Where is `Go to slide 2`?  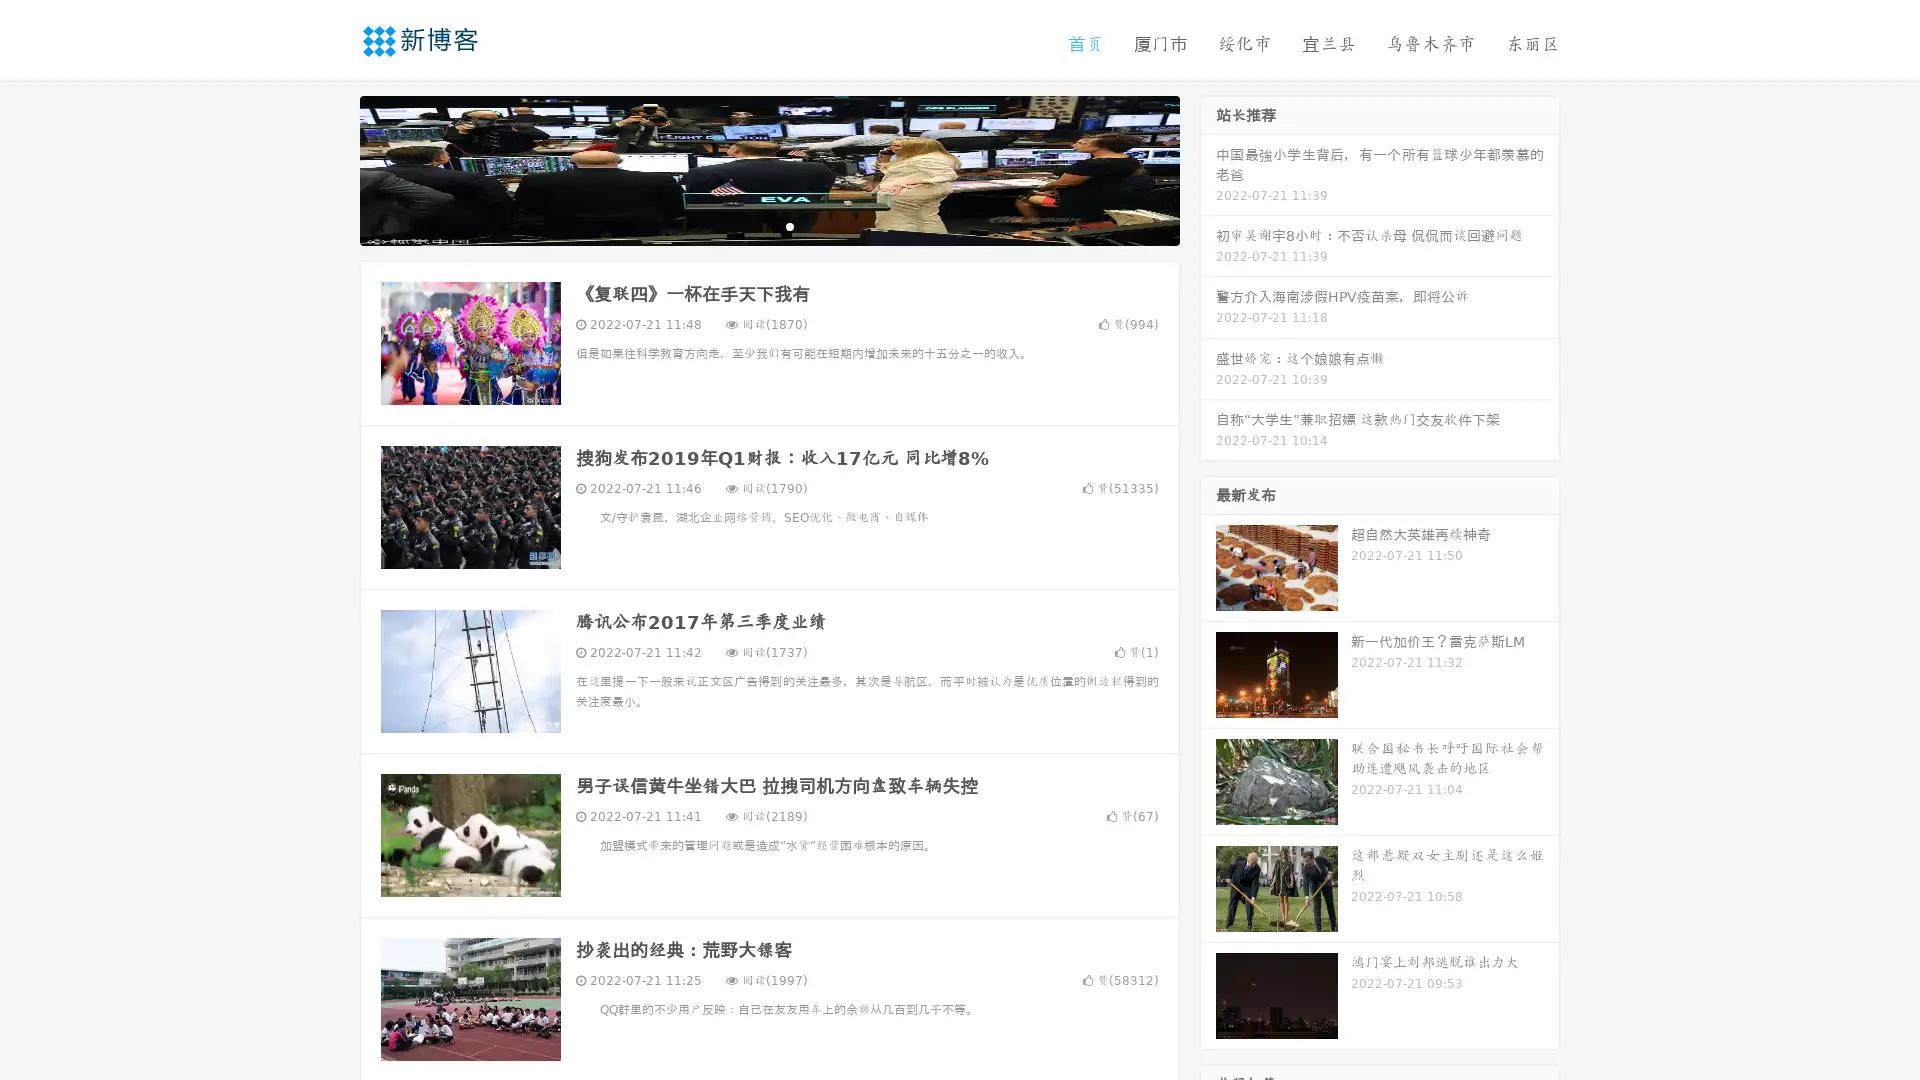
Go to slide 2 is located at coordinates (768, 225).